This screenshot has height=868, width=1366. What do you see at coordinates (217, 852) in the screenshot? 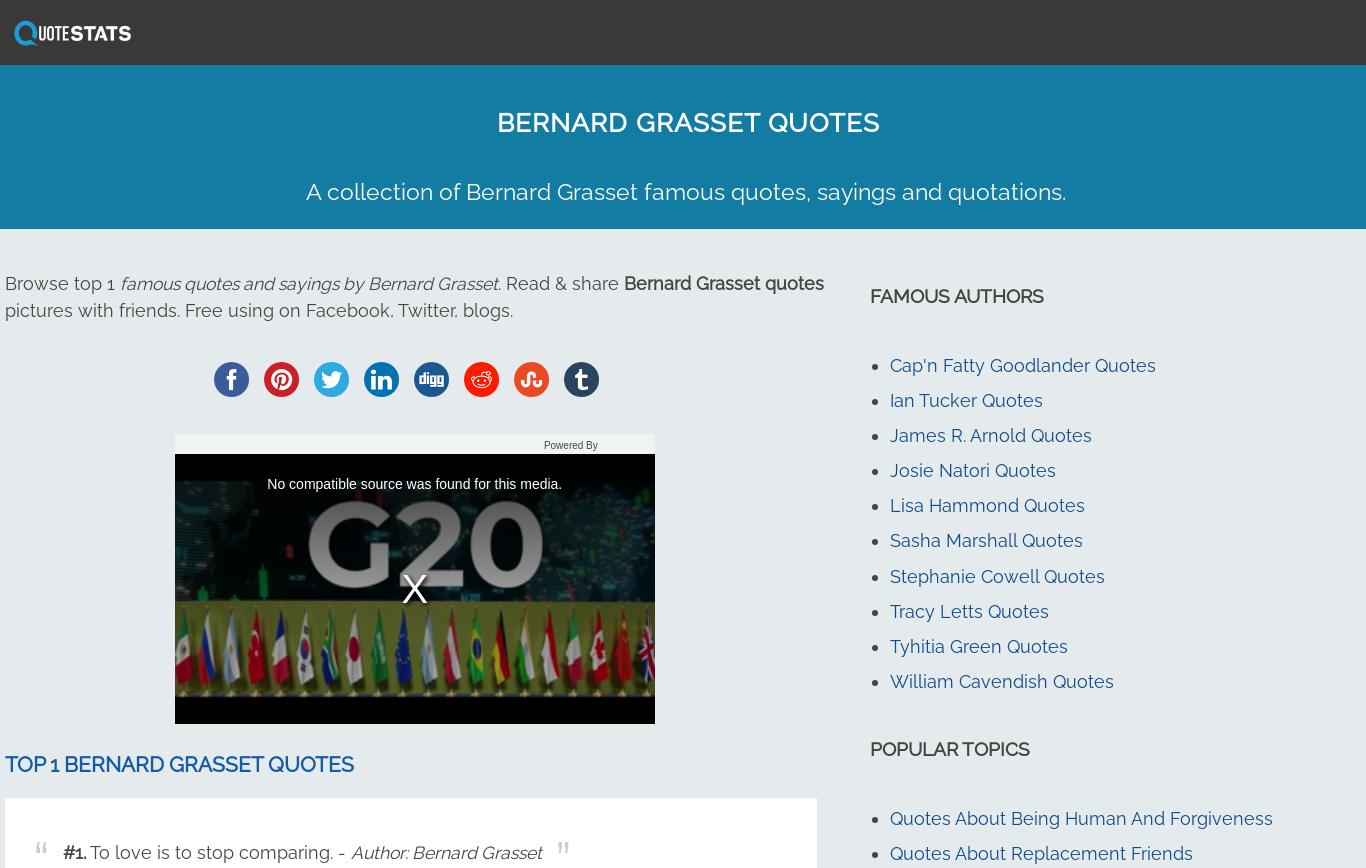
I see `'To love is to stop comparing. -'` at bounding box center [217, 852].